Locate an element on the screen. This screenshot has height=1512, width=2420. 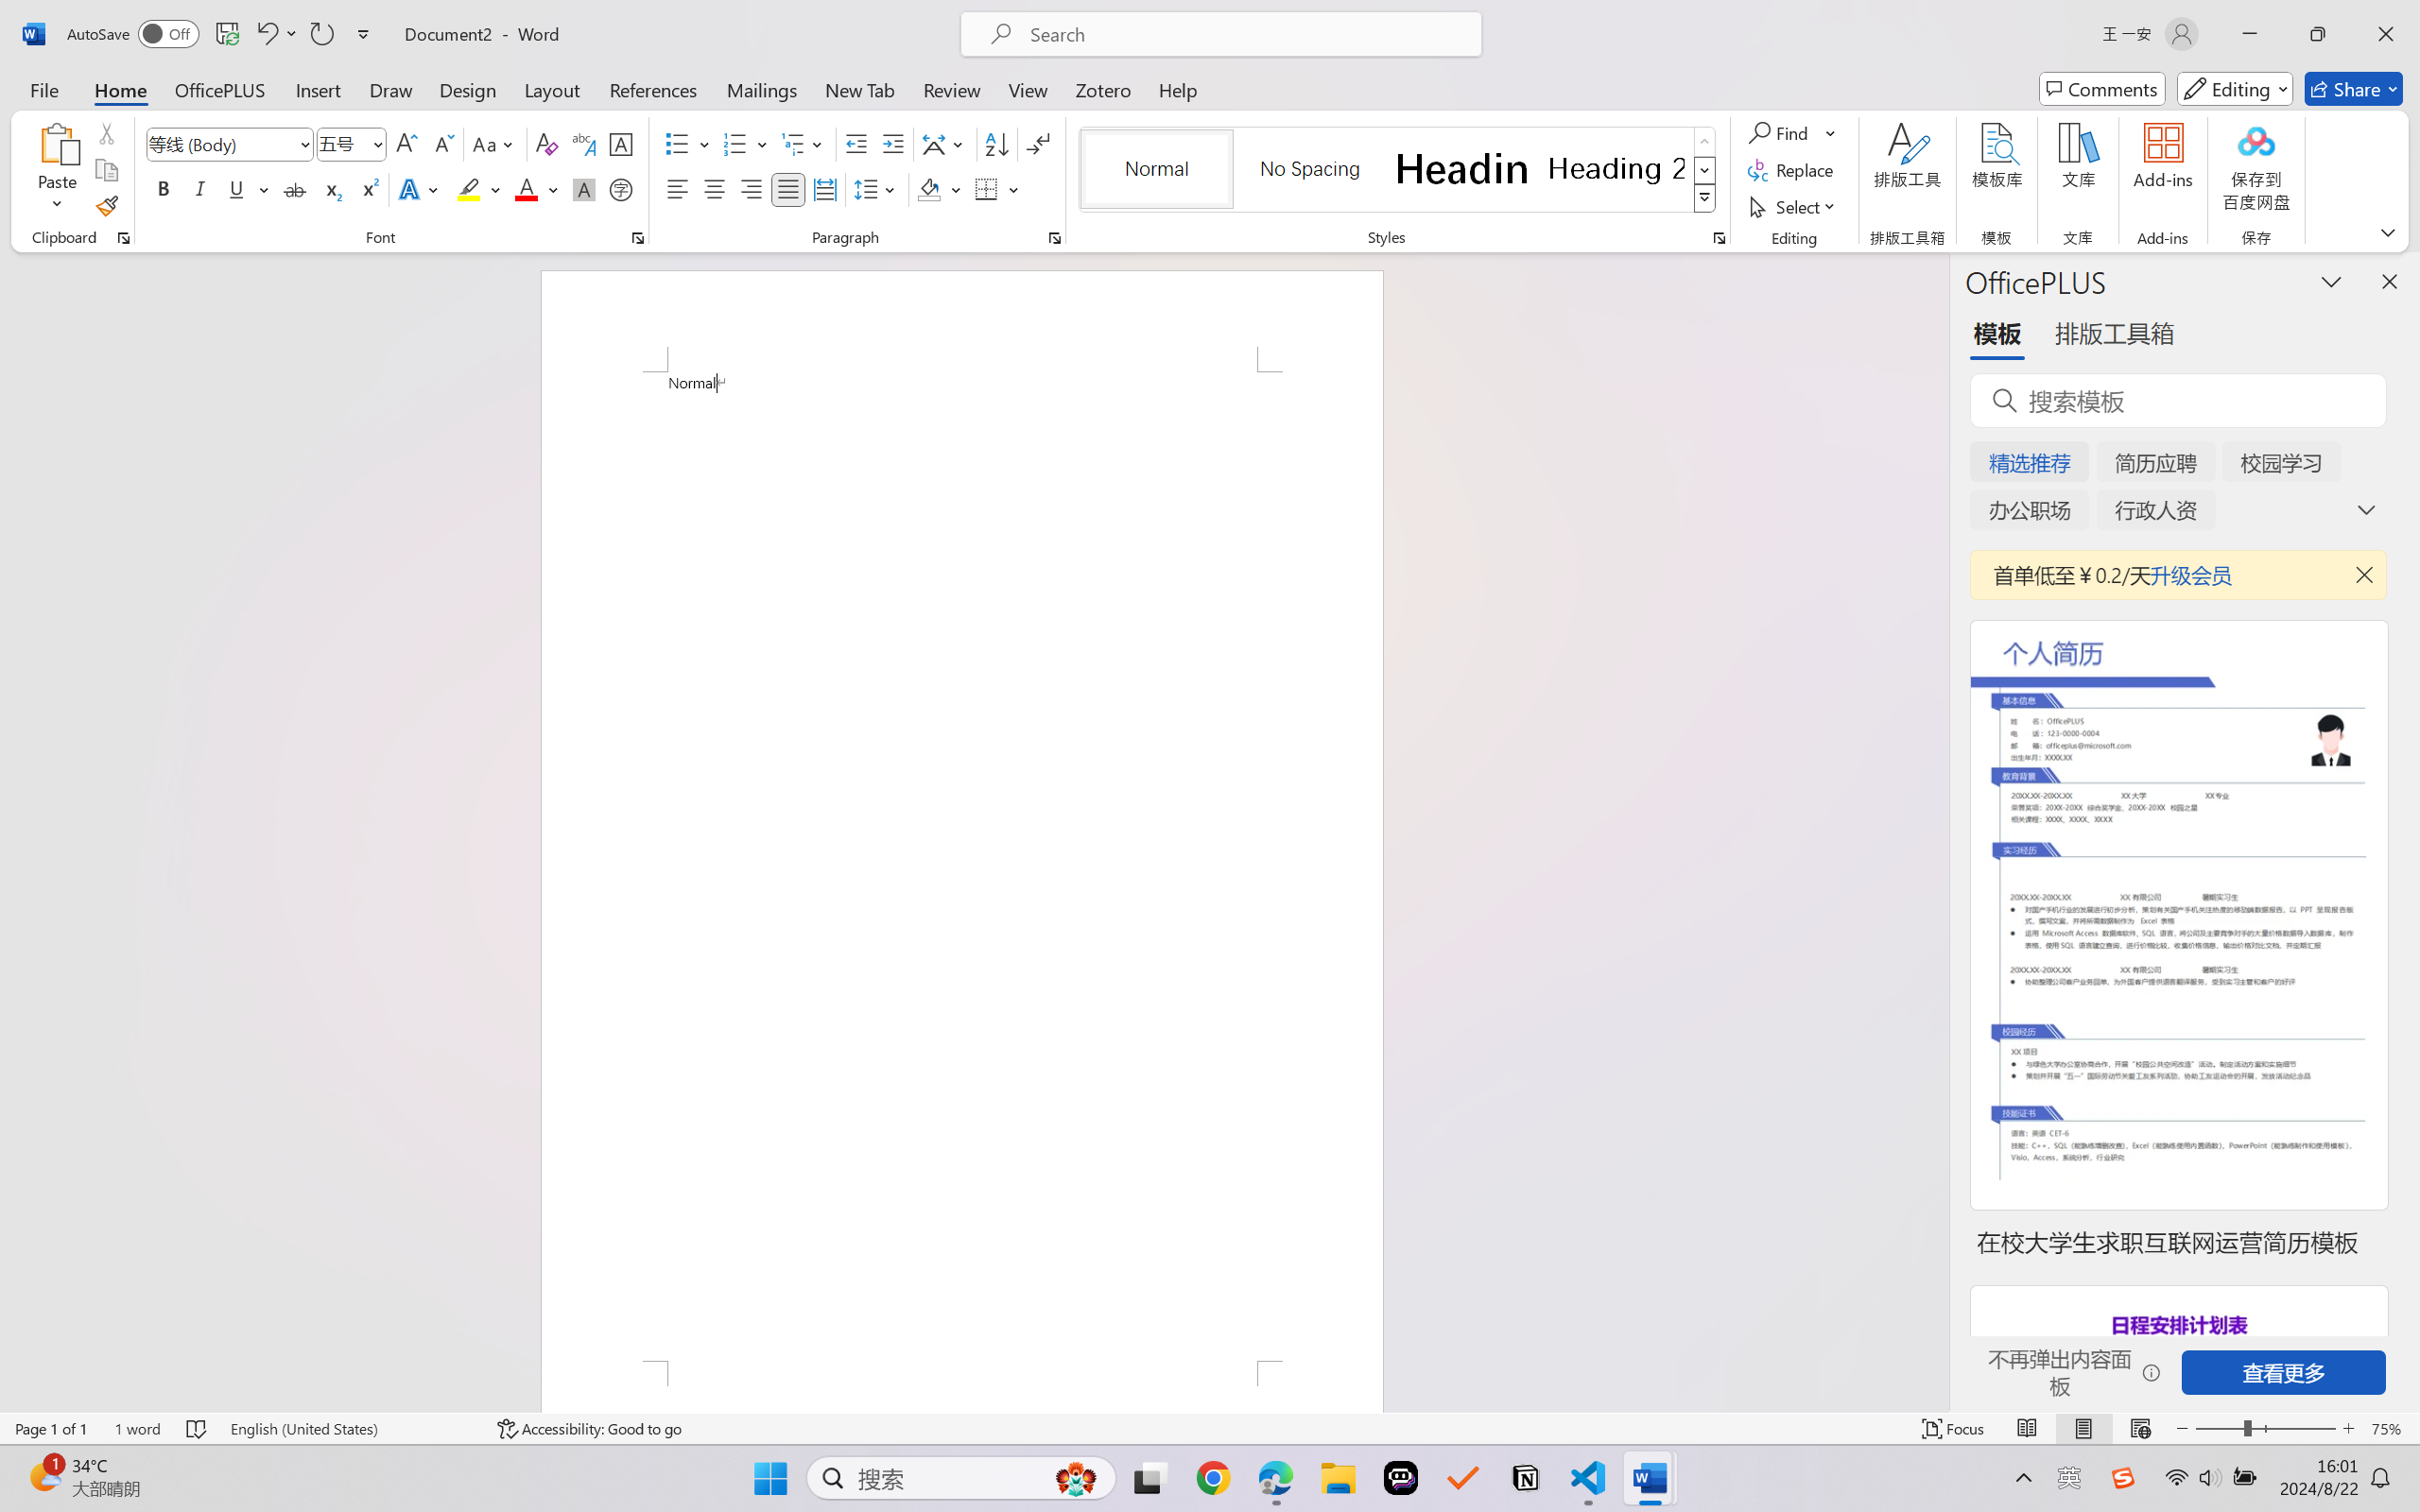
'Mode' is located at coordinates (2235, 88).